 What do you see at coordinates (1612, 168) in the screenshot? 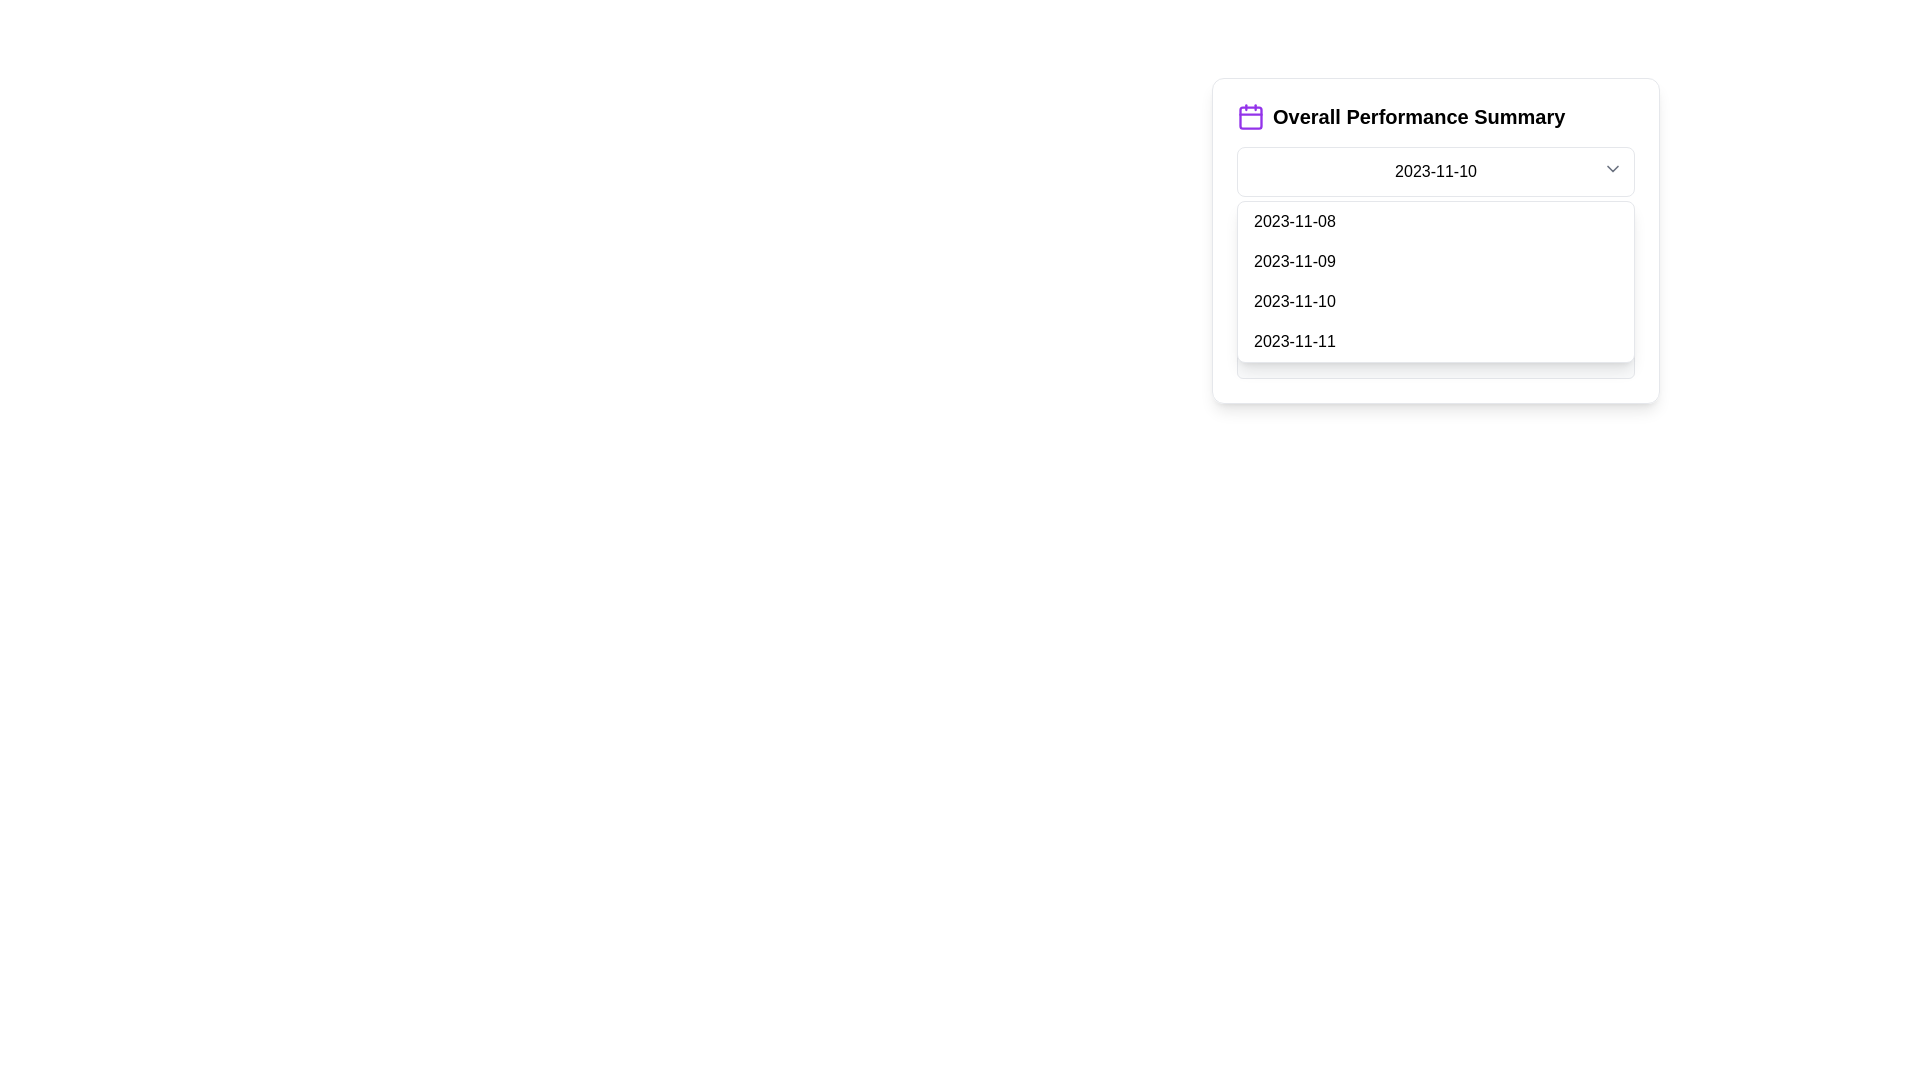
I see `the down-facing chevron icon in the upper-right corner of the date picker field` at bounding box center [1612, 168].